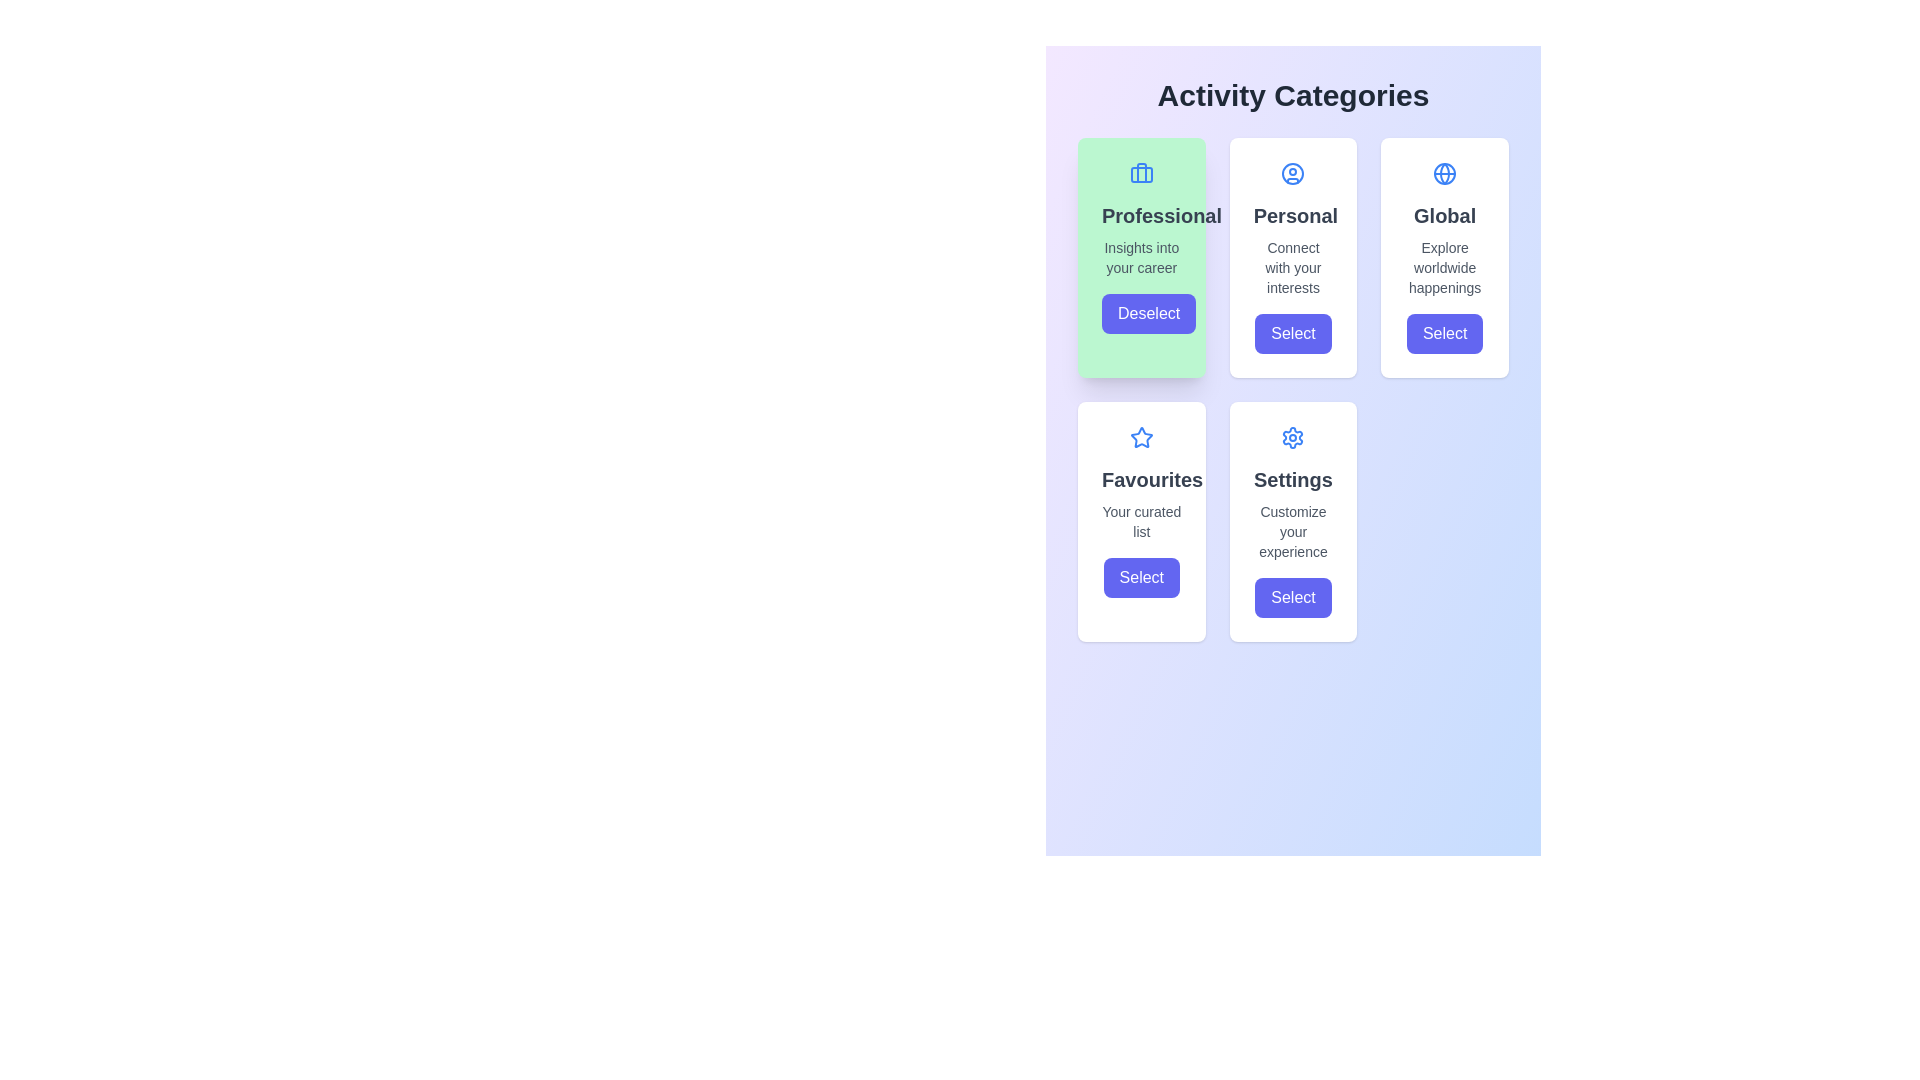 This screenshot has width=1920, height=1080. What do you see at coordinates (1141, 479) in the screenshot?
I see `the text label 'Favourites' which is styled in a bold font and centered alignment, located in the second card of the second row in the grid layout` at bounding box center [1141, 479].